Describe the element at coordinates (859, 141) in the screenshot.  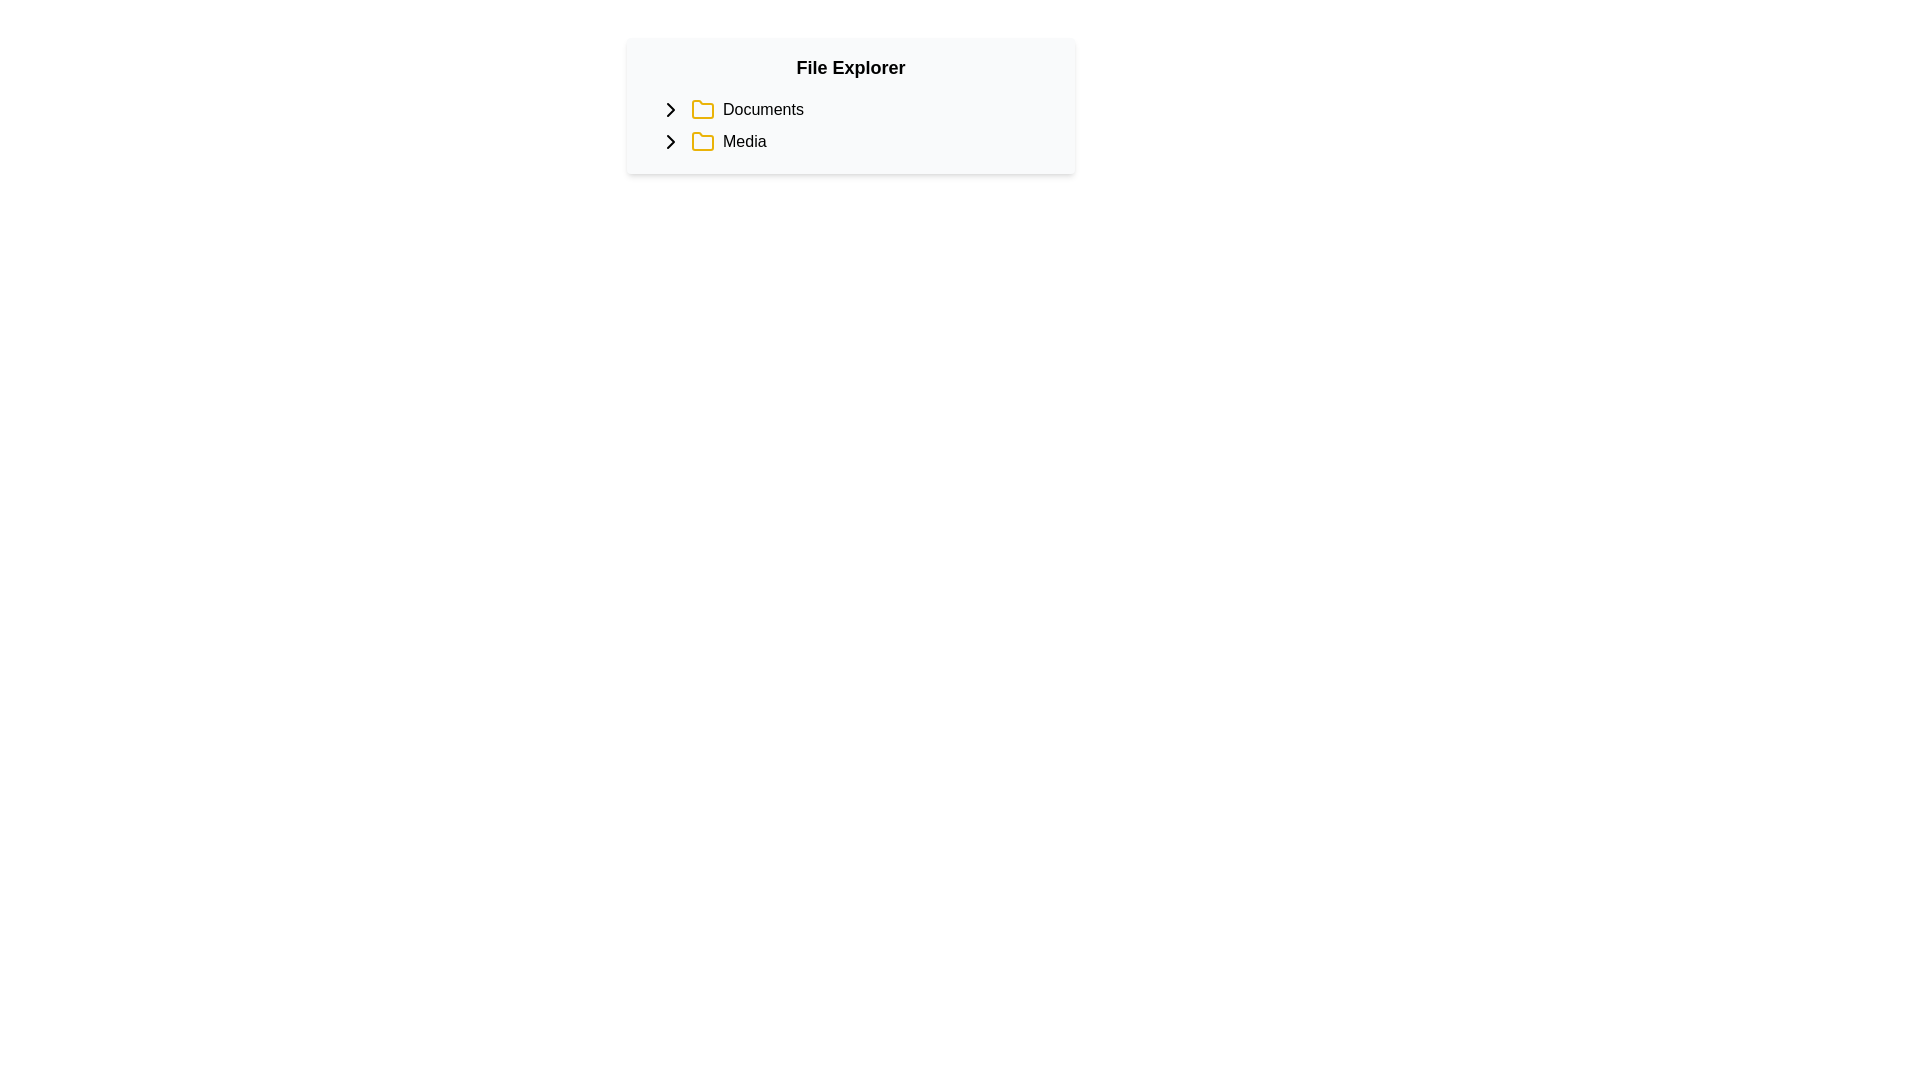
I see `the second list item component in the vertical list that serves as a navigational link to 'Media' content, located directly below 'Documents'` at that location.